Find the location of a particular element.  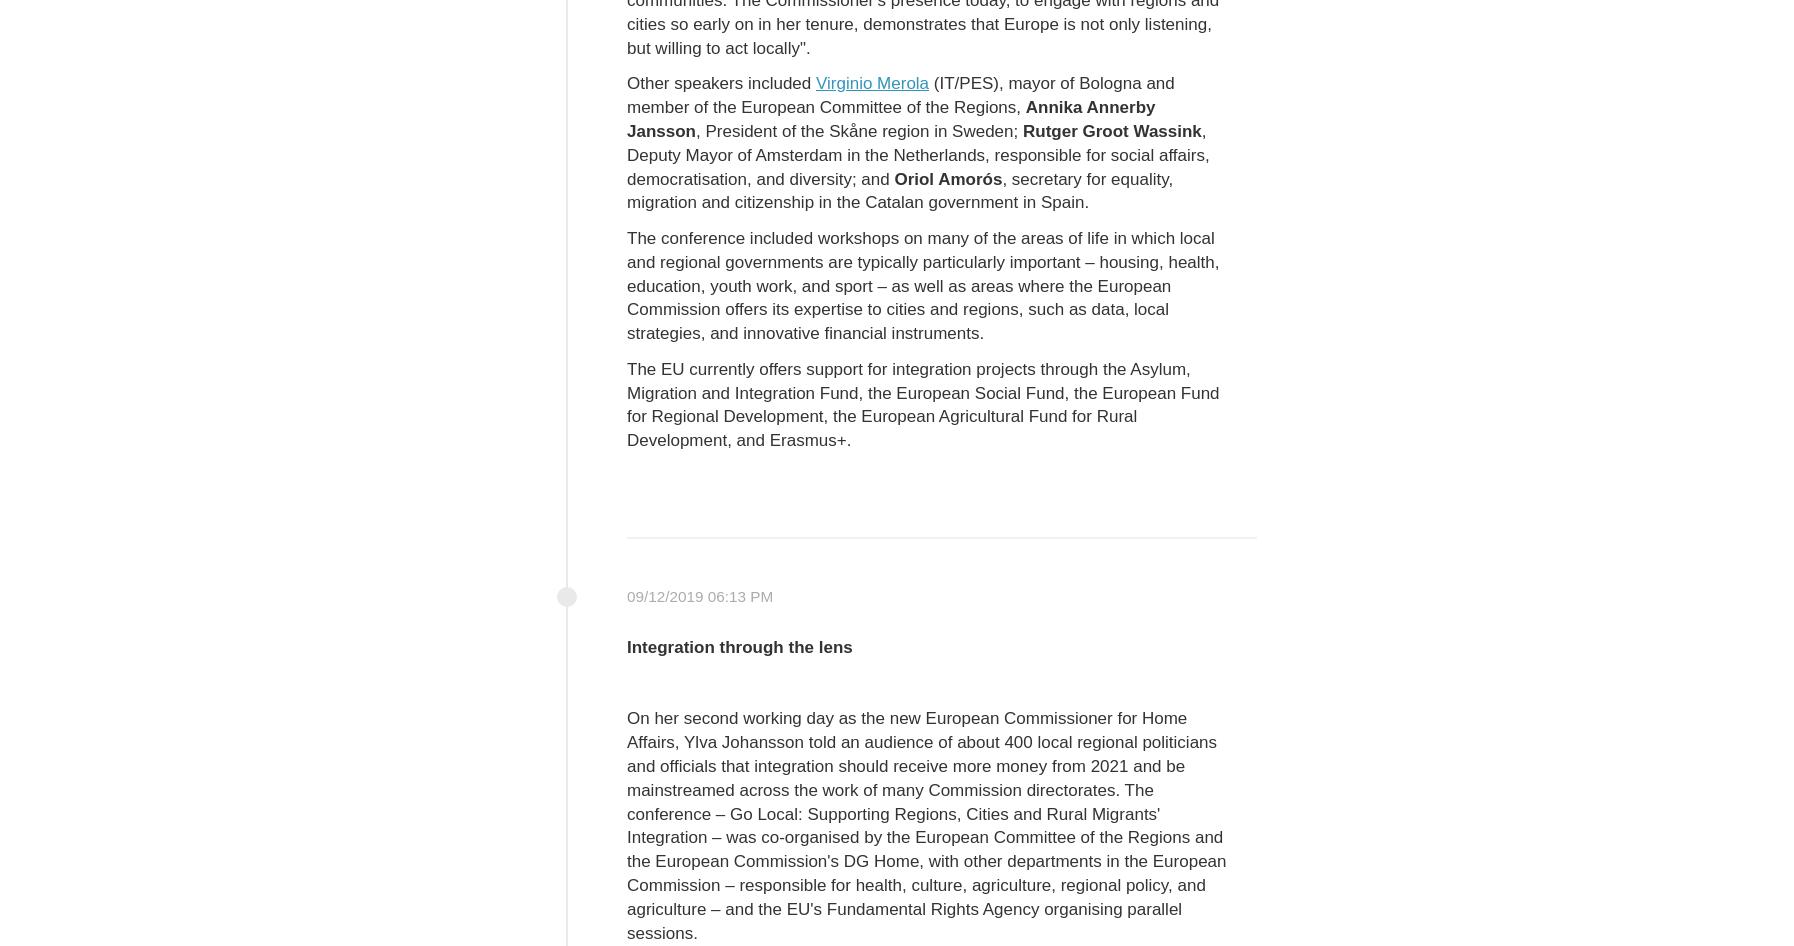

'Oriol Amorós' is located at coordinates (946, 178).